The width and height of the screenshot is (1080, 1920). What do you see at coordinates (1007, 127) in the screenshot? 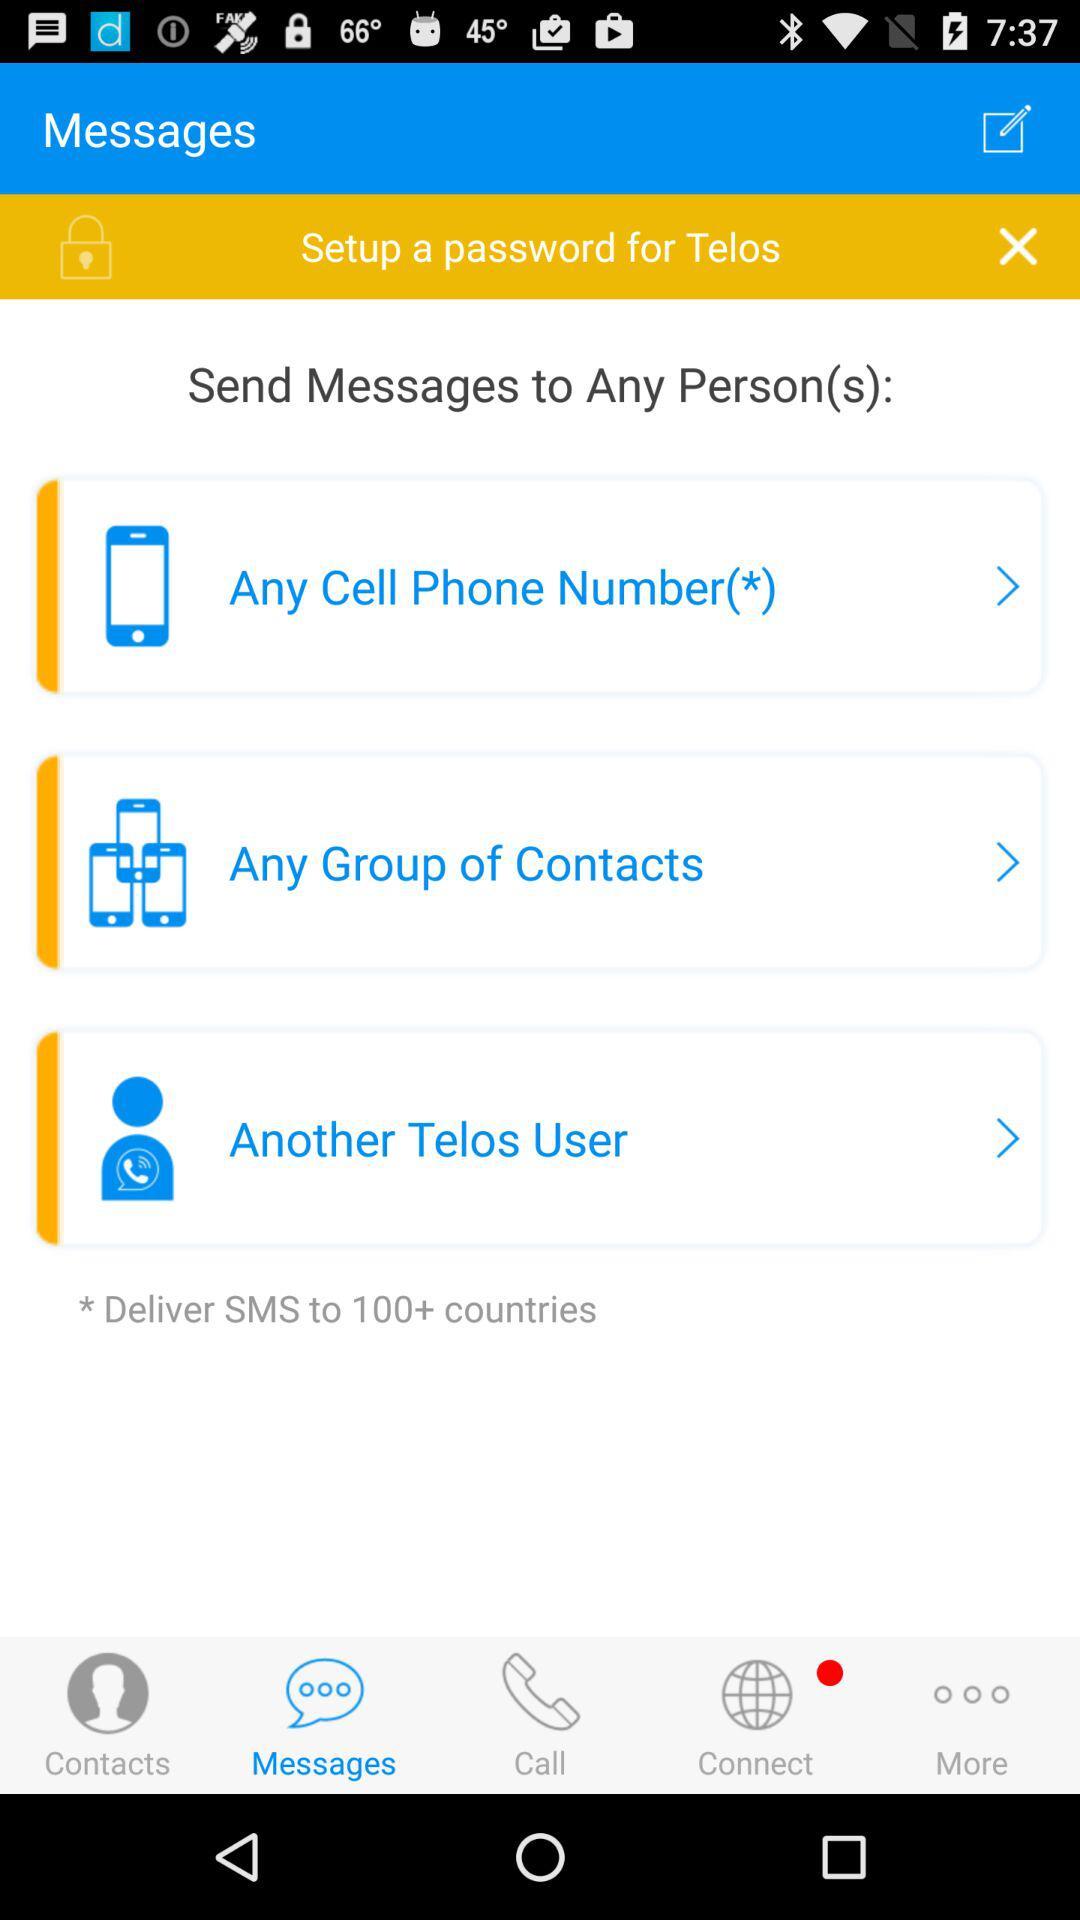
I see `item to the right of the messages icon` at bounding box center [1007, 127].